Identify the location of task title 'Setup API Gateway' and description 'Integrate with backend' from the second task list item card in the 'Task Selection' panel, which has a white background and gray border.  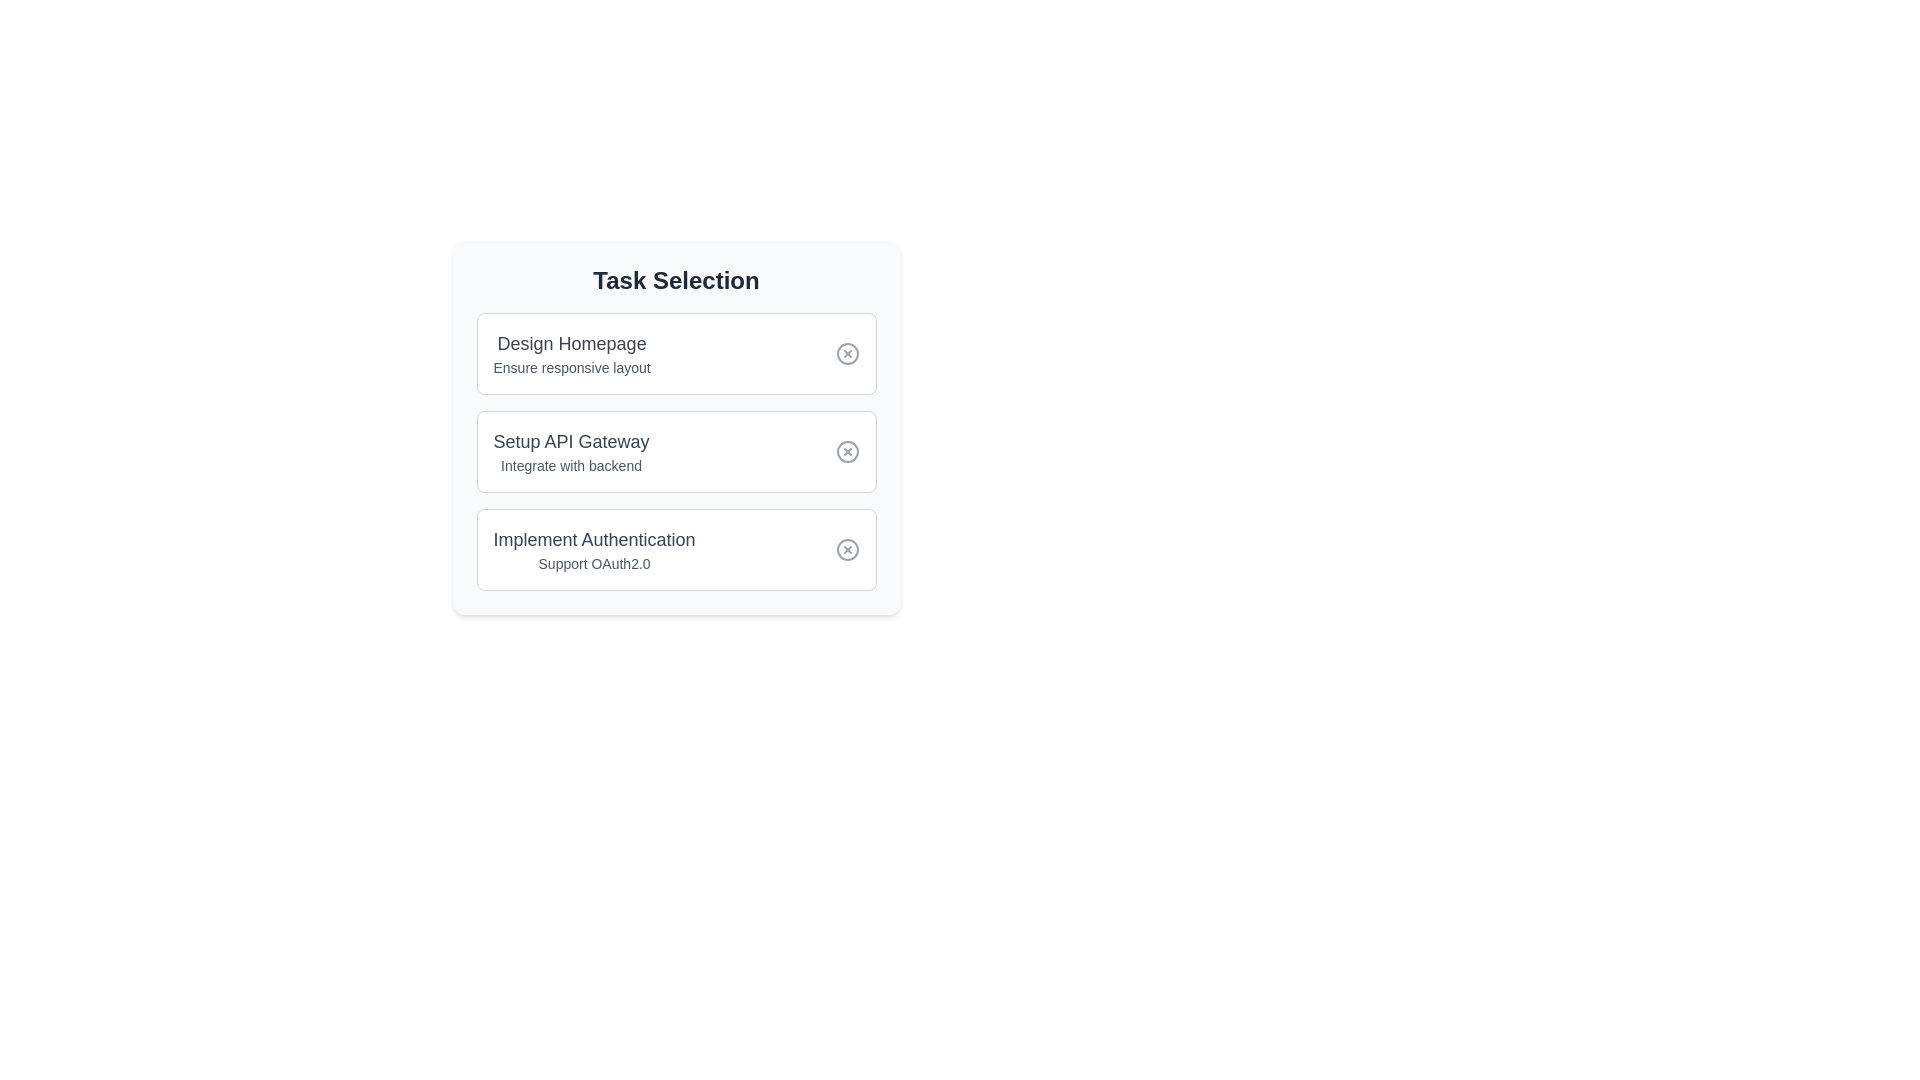
(676, 451).